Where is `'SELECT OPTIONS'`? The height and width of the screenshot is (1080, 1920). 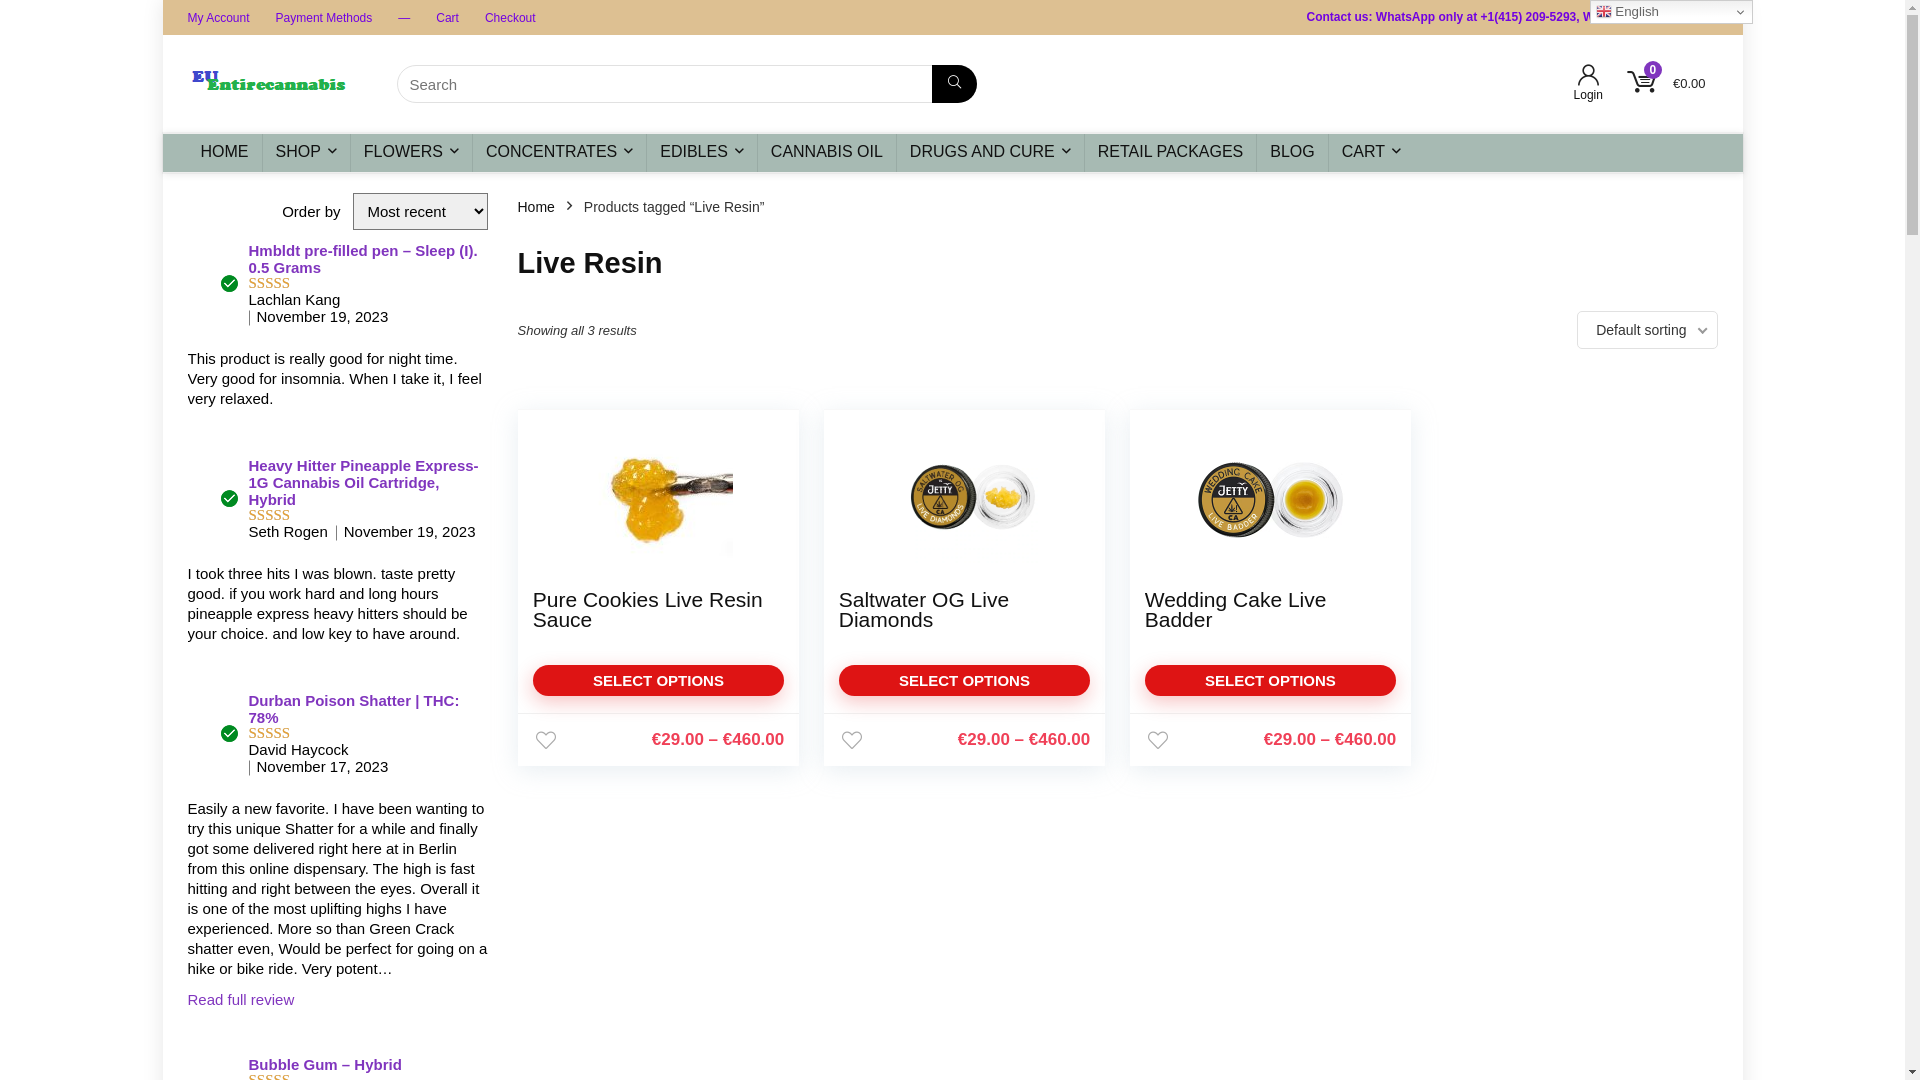
'SELECT OPTIONS' is located at coordinates (964, 679).